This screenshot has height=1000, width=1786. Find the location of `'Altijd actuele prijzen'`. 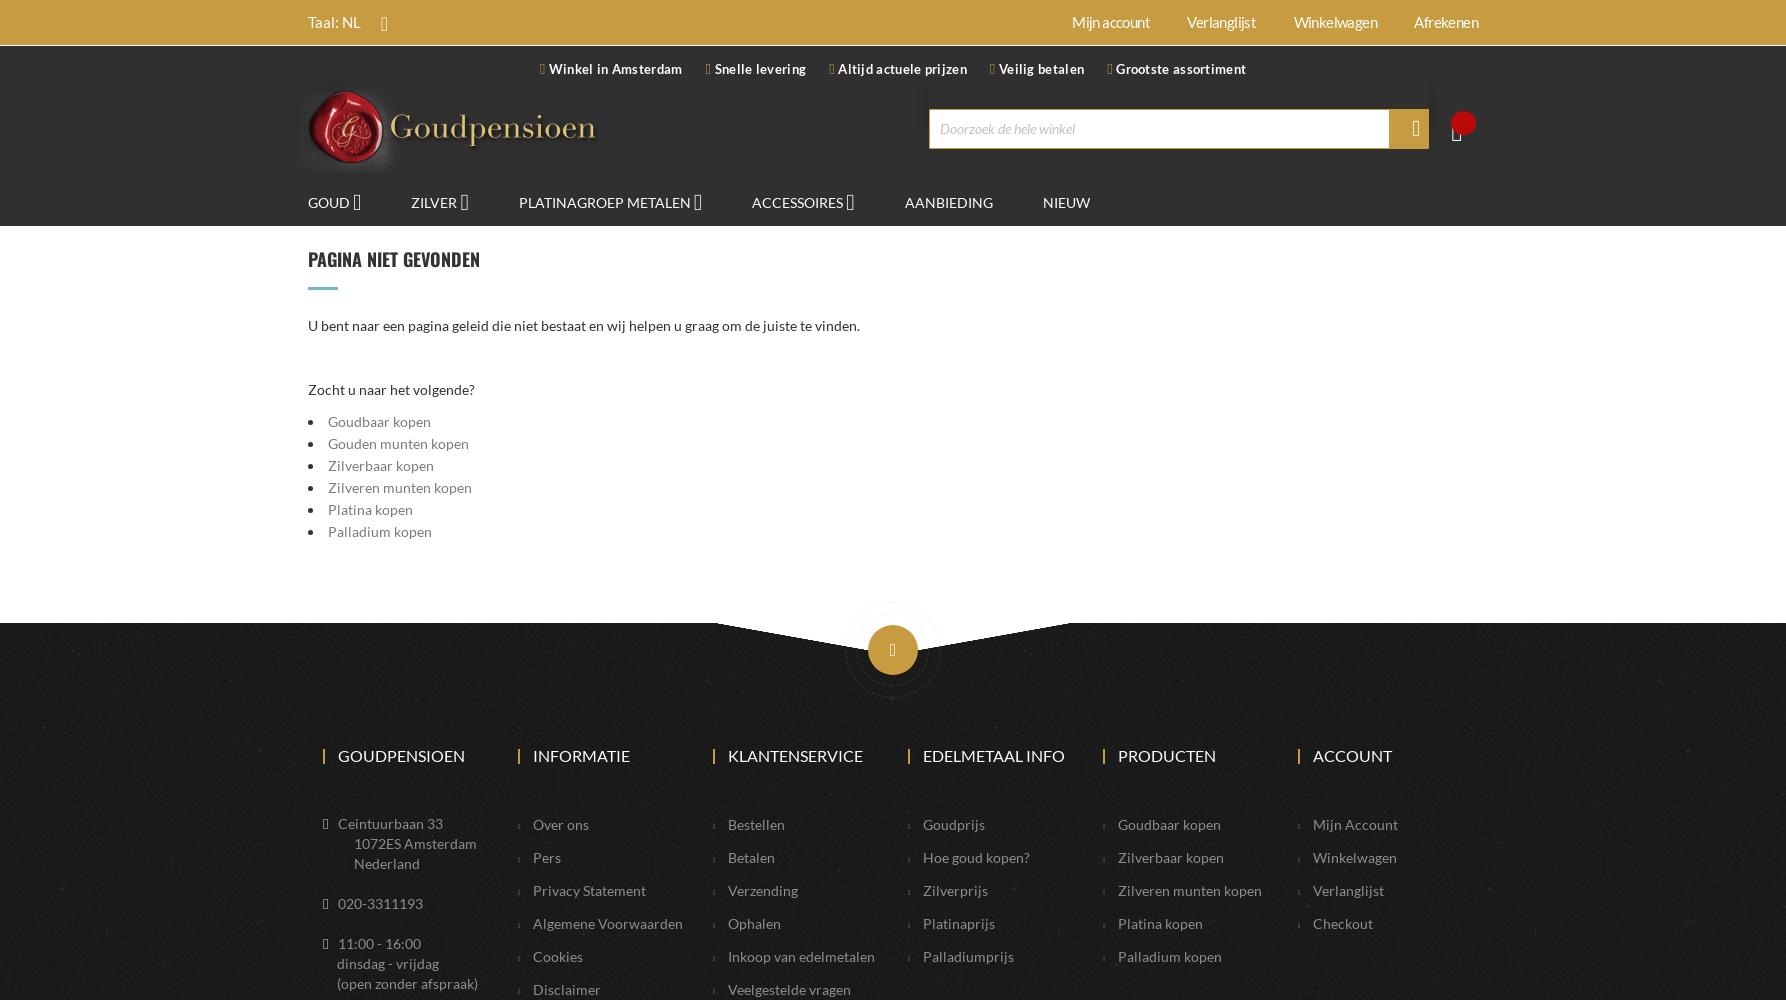

'Altijd actuele prijzen' is located at coordinates (899, 68).